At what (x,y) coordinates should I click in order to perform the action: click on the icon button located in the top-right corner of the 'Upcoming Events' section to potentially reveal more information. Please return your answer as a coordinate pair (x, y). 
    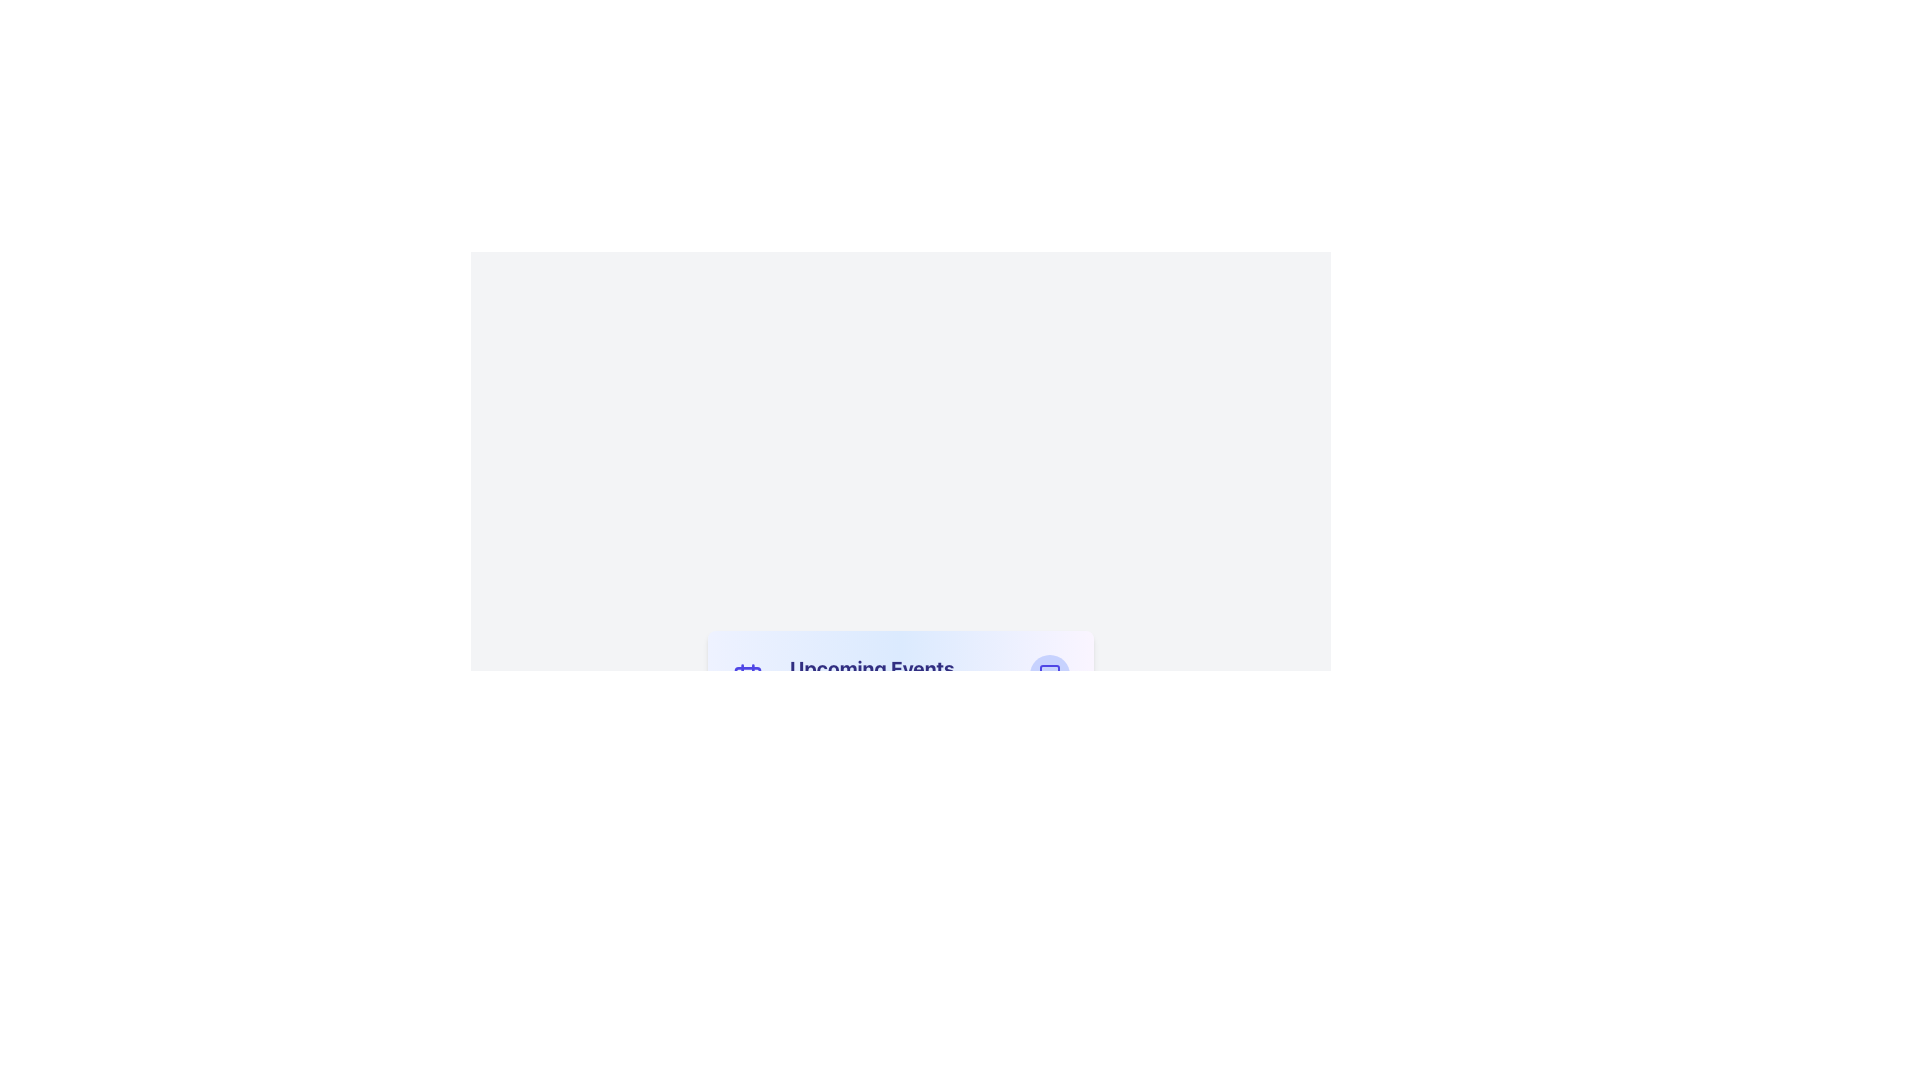
    Looking at the image, I should click on (1049, 675).